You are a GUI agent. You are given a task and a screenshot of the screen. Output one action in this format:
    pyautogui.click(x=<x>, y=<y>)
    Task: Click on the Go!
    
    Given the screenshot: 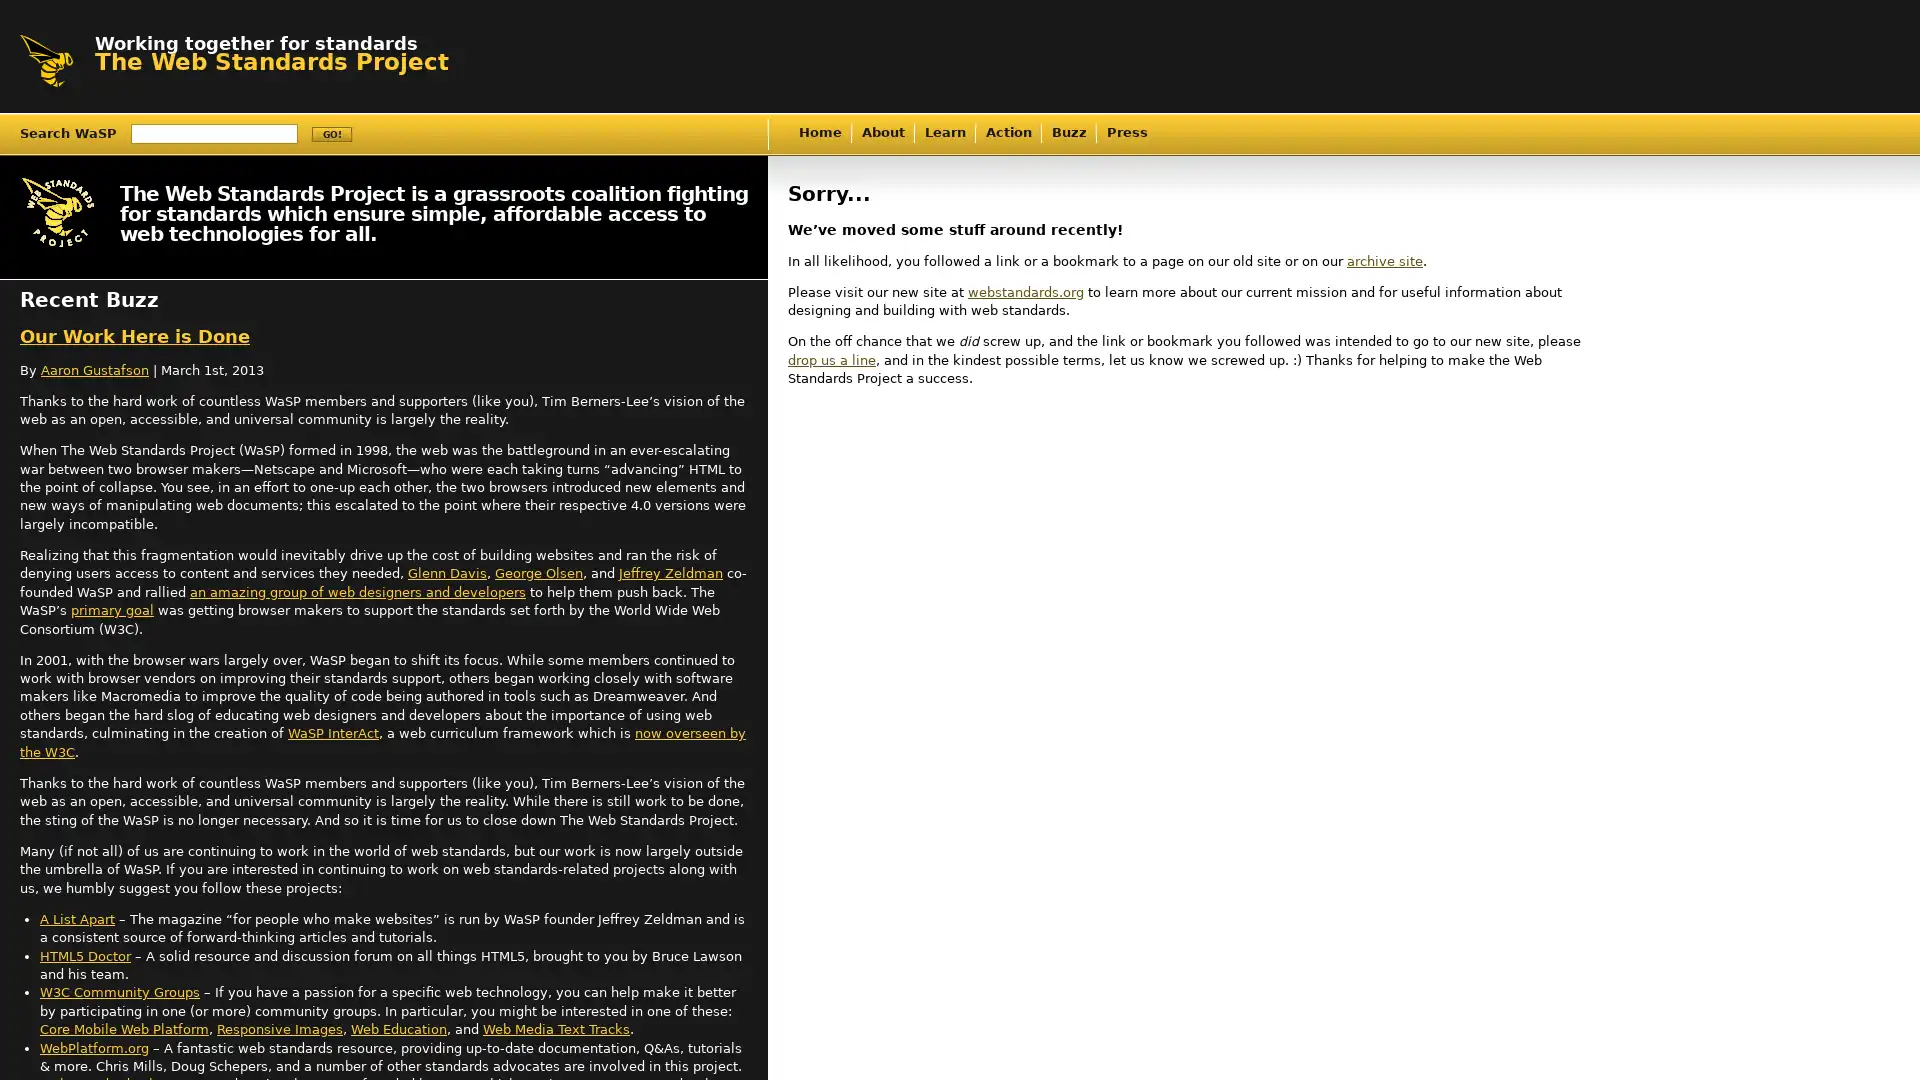 What is the action you would take?
    pyautogui.click(x=331, y=134)
    